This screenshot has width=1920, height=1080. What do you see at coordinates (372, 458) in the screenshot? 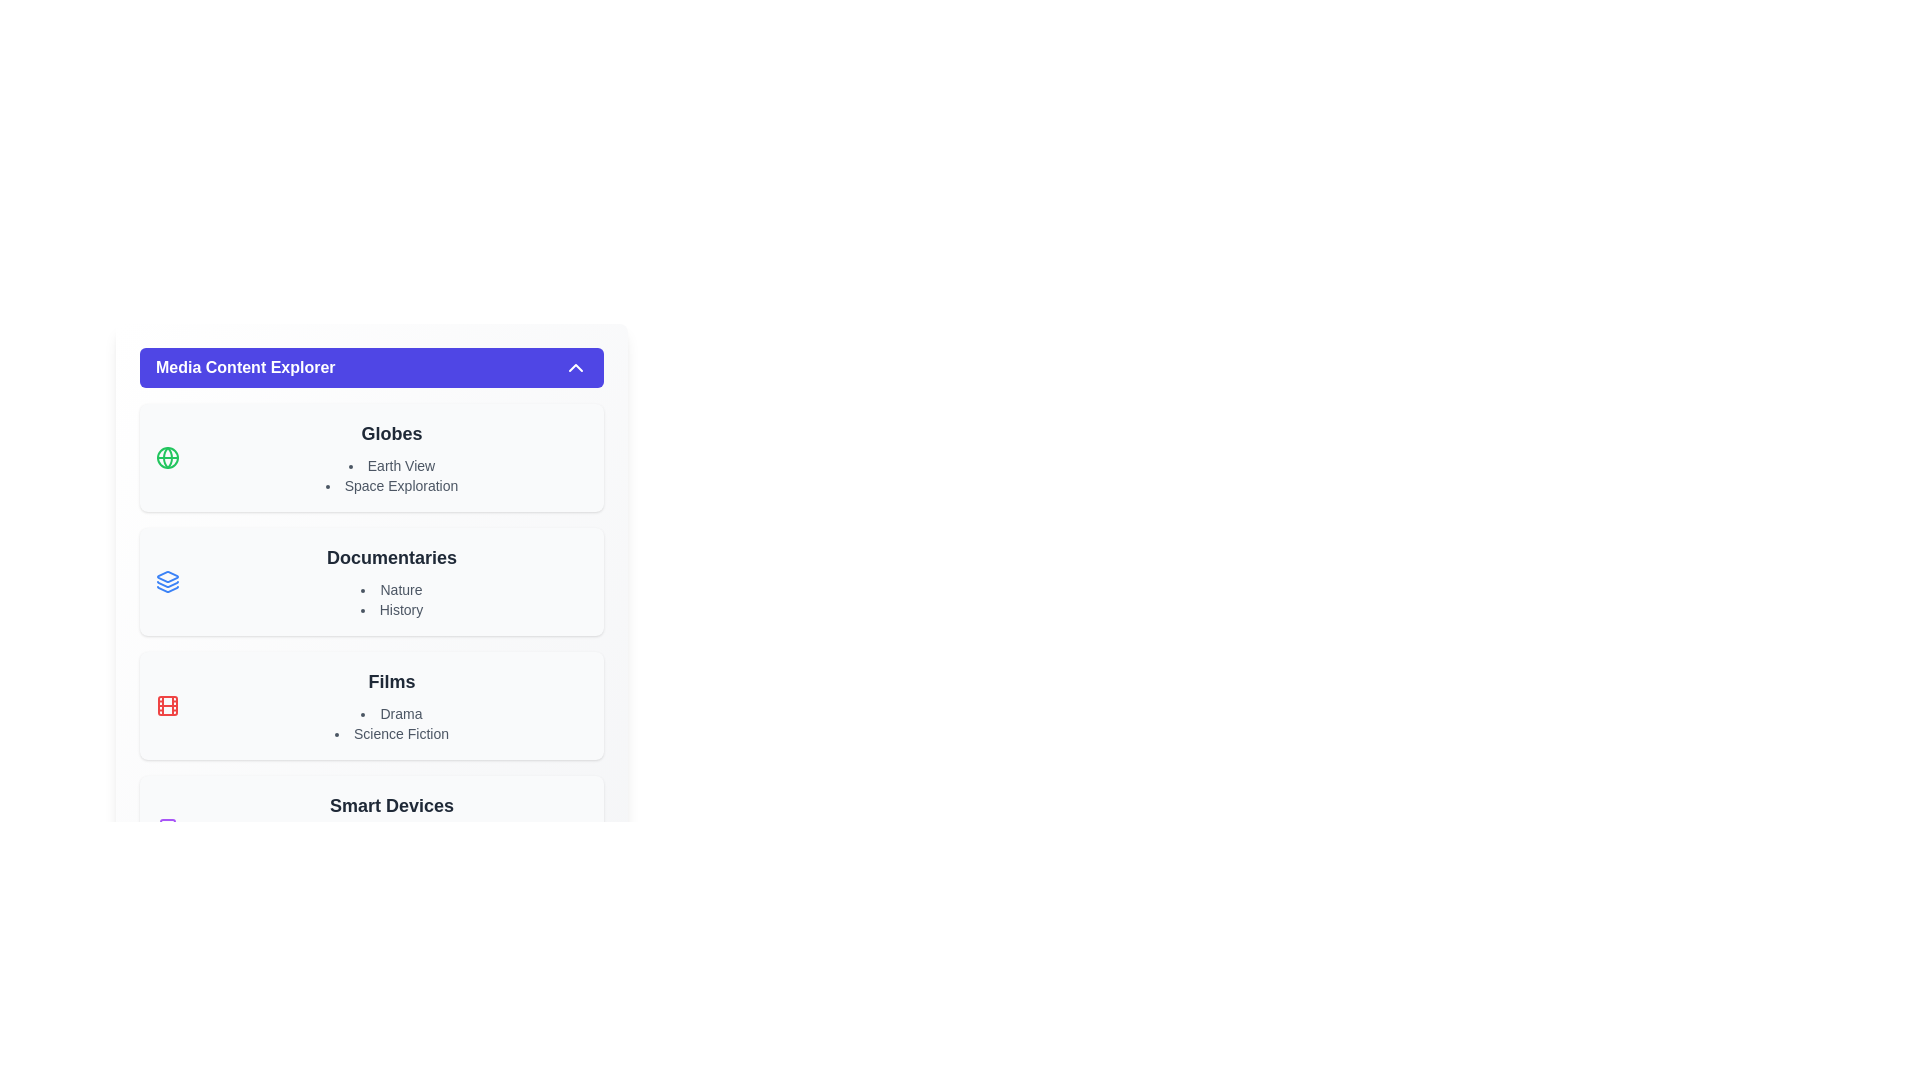
I see `the section titled 'Globes' which features a green globe icon and lists 'Earth View' and 'Space Exploration'` at bounding box center [372, 458].